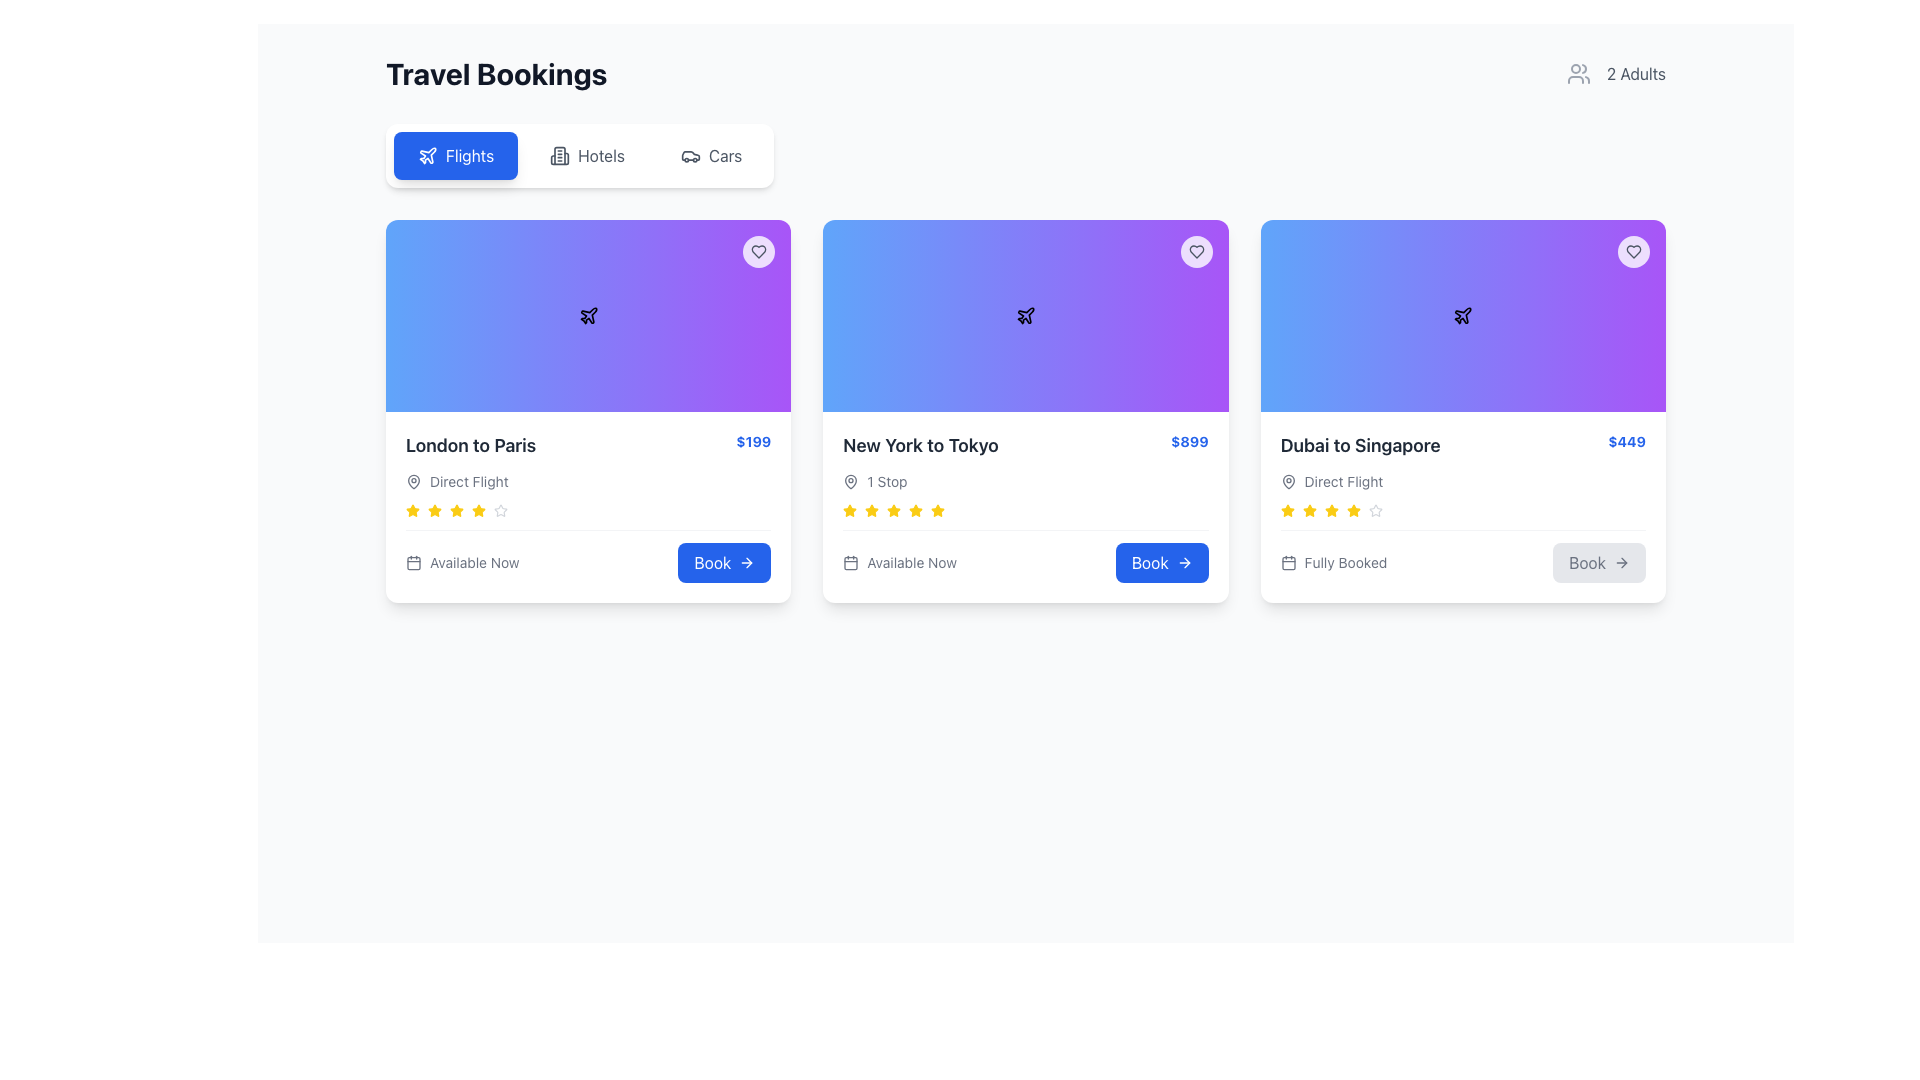 The height and width of the screenshot is (1080, 1920). What do you see at coordinates (586, 154) in the screenshot?
I see `the 'Hotels' button, which features a building icon and gray text` at bounding box center [586, 154].